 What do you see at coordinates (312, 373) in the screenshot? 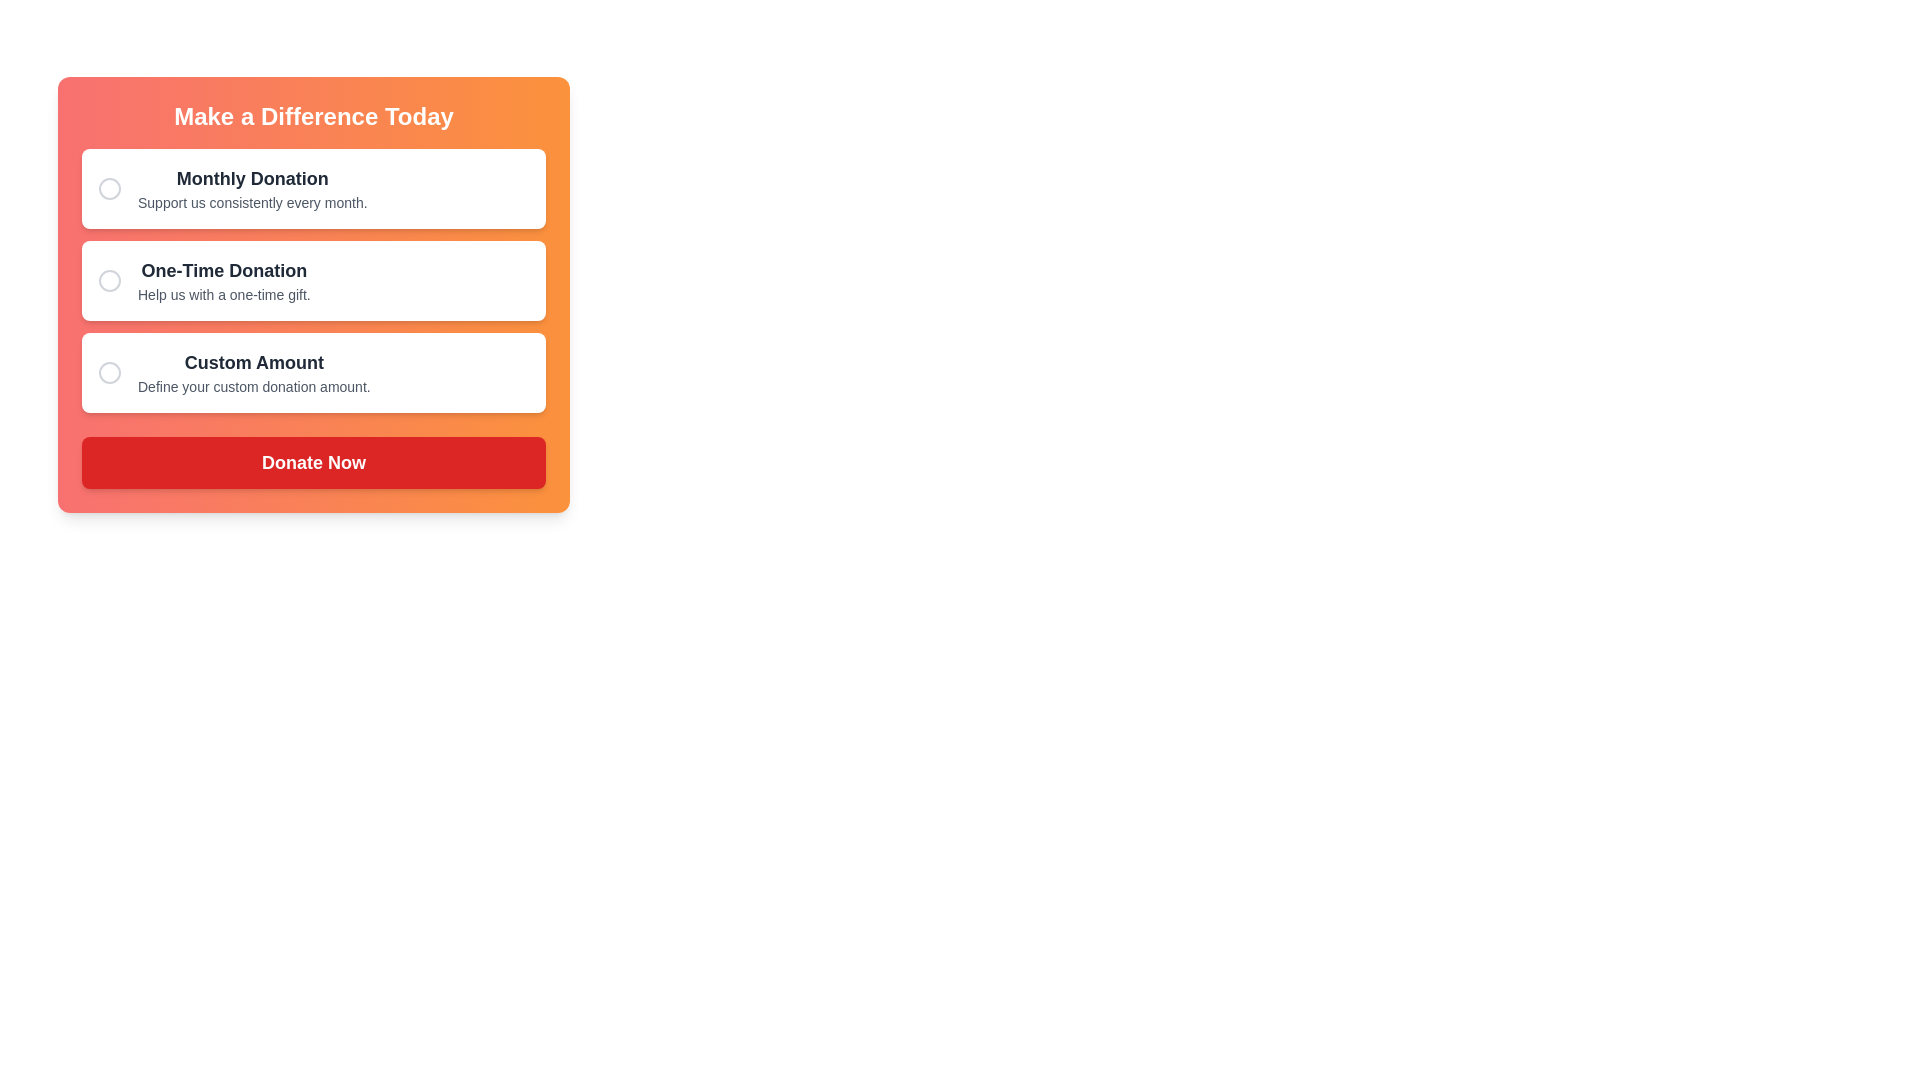
I see `the third Option Card in the vertical list of donation options` at bounding box center [312, 373].